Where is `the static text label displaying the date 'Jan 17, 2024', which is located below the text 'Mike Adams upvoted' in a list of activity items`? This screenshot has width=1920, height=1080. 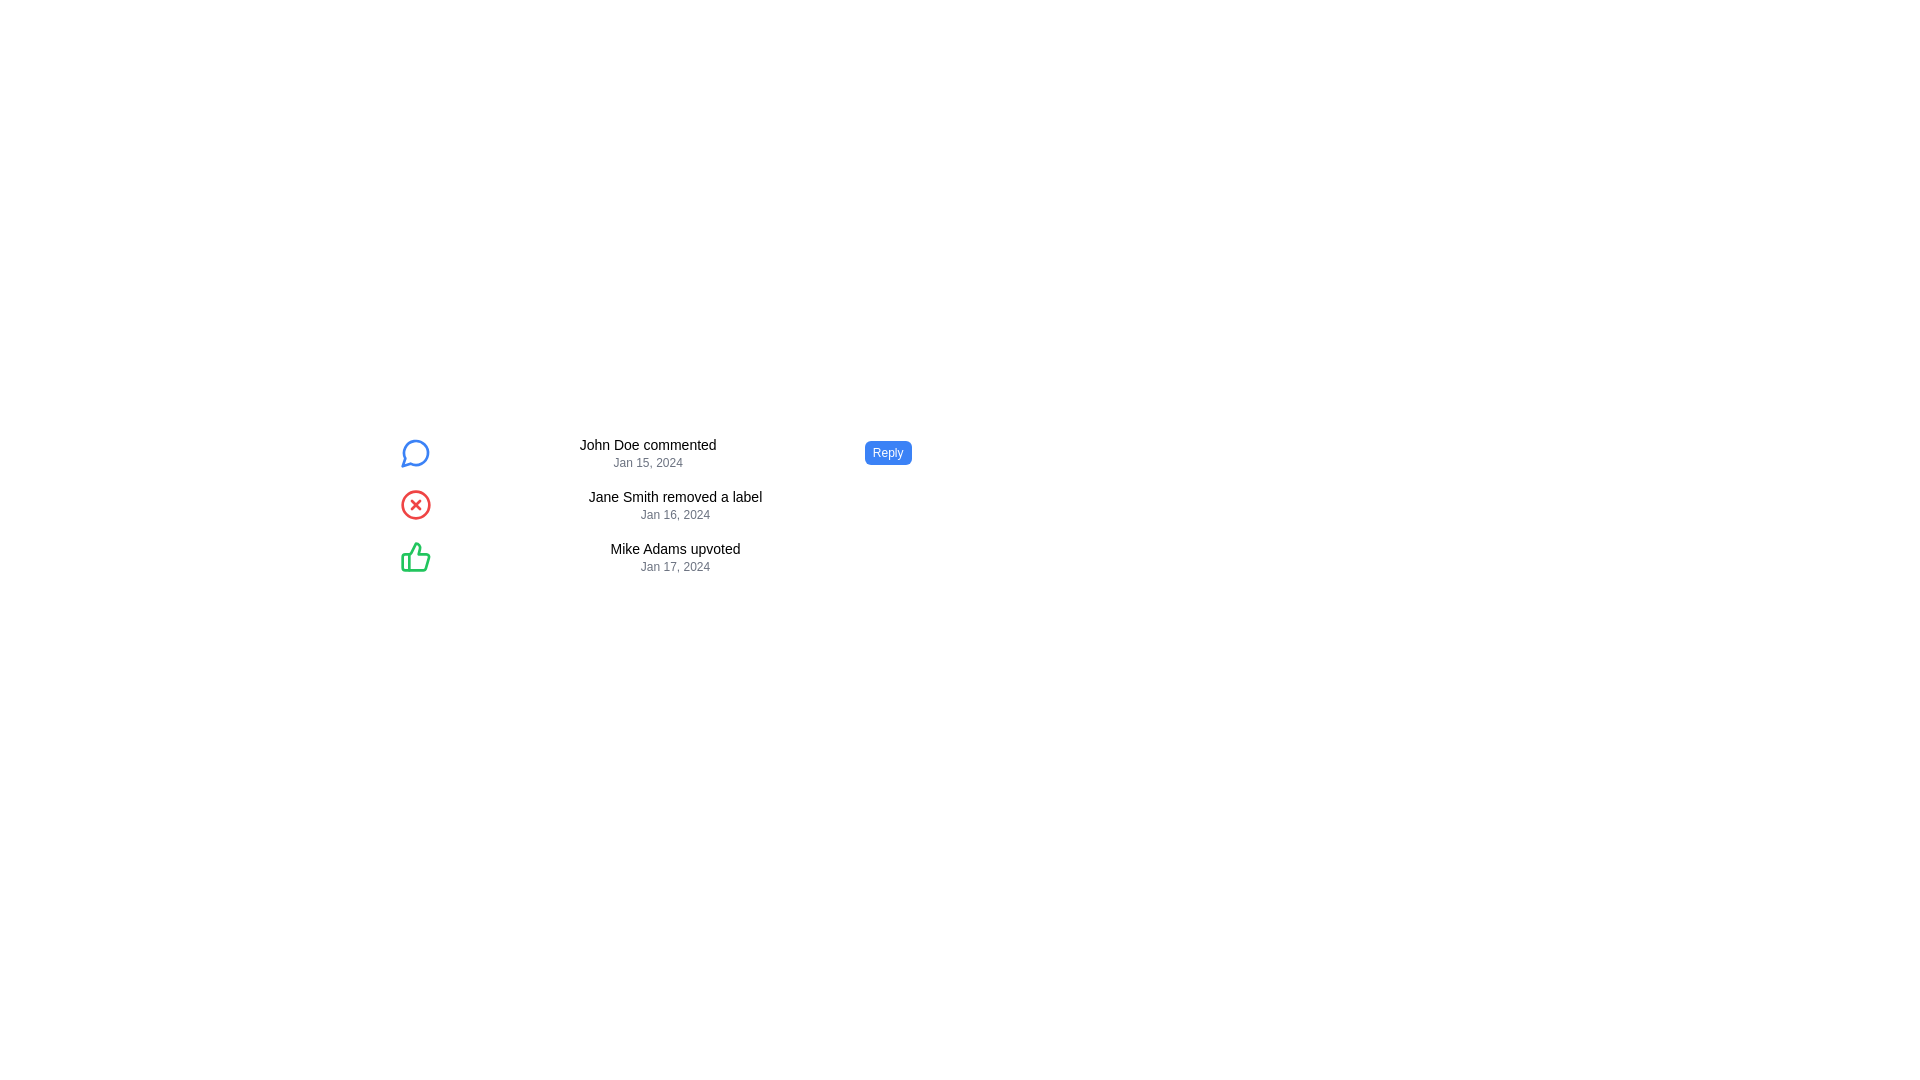
the static text label displaying the date 'Jan 17, 2024', which is located below the text 'Mike Adams upvoted' in a list of activity items is located at coordinates (675, 567).